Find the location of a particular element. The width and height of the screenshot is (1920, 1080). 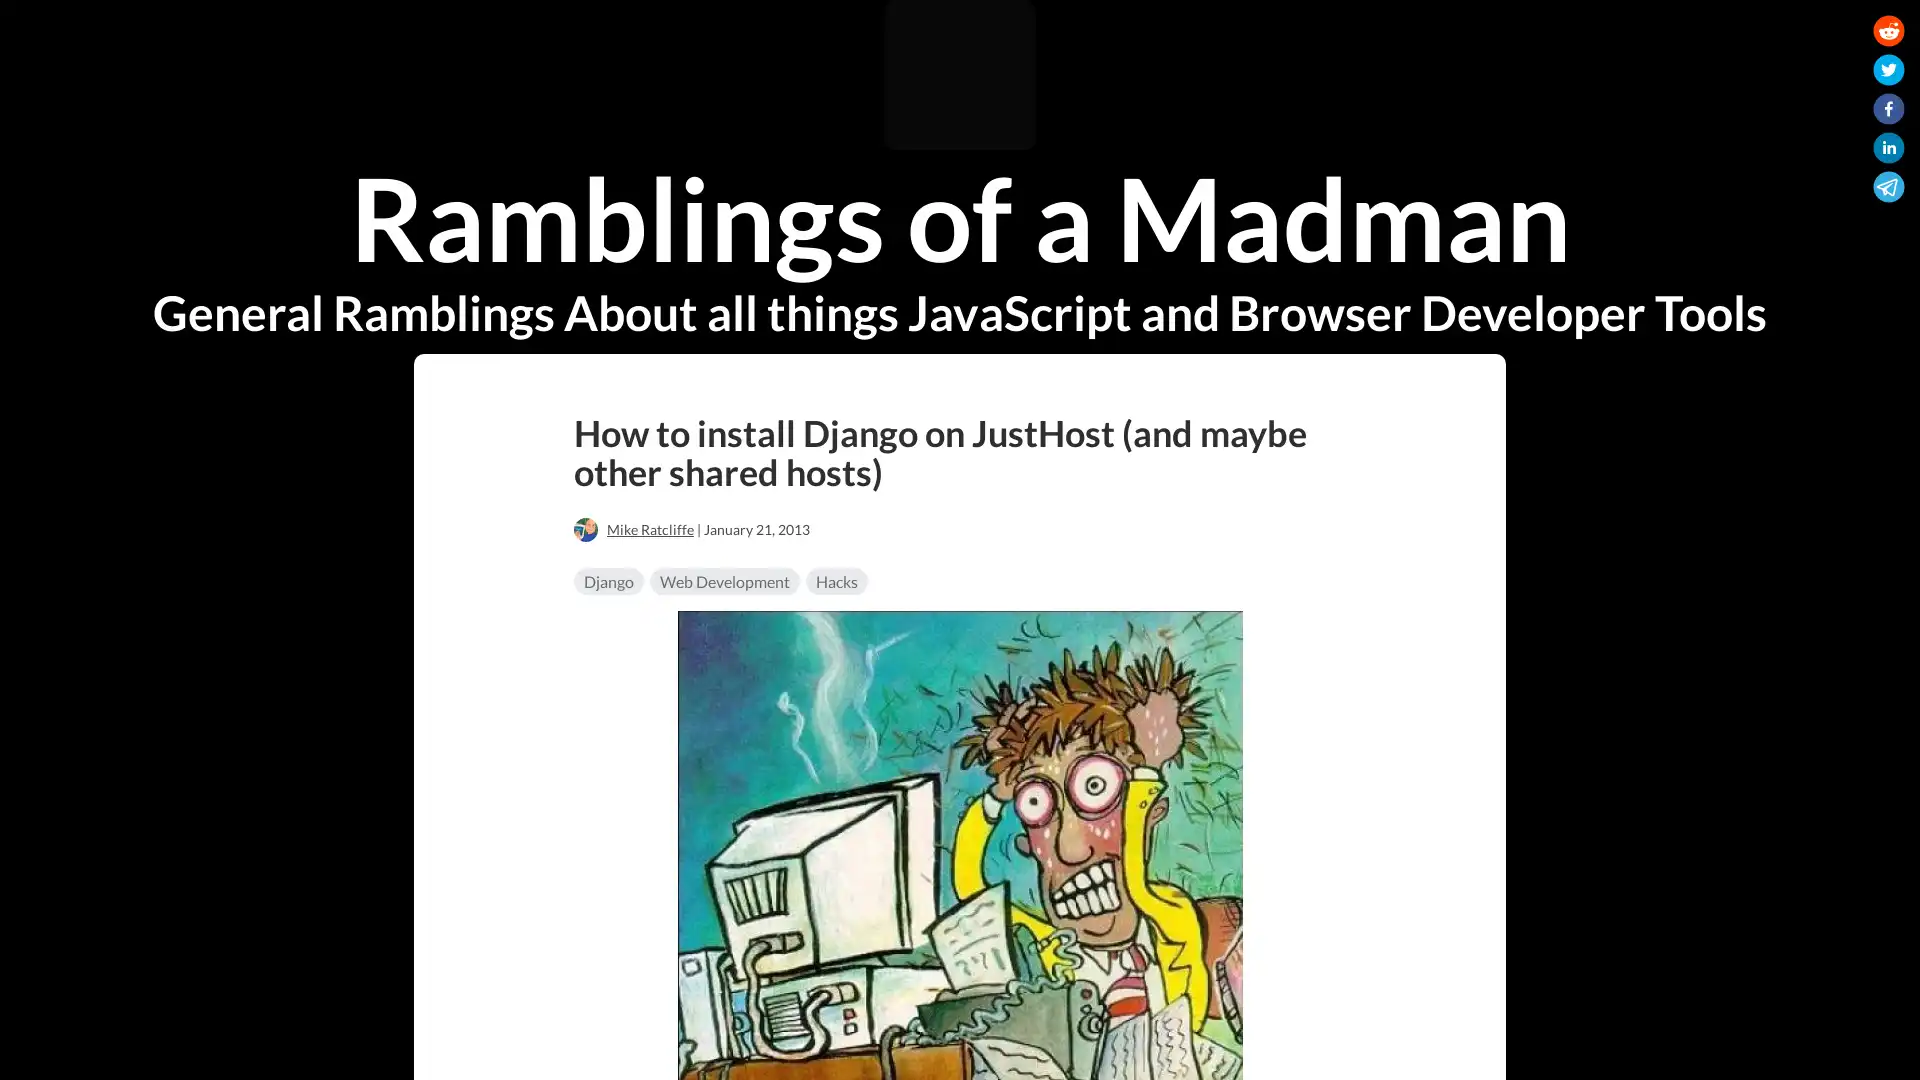

linkedin is located at coordinates (1888, 150).